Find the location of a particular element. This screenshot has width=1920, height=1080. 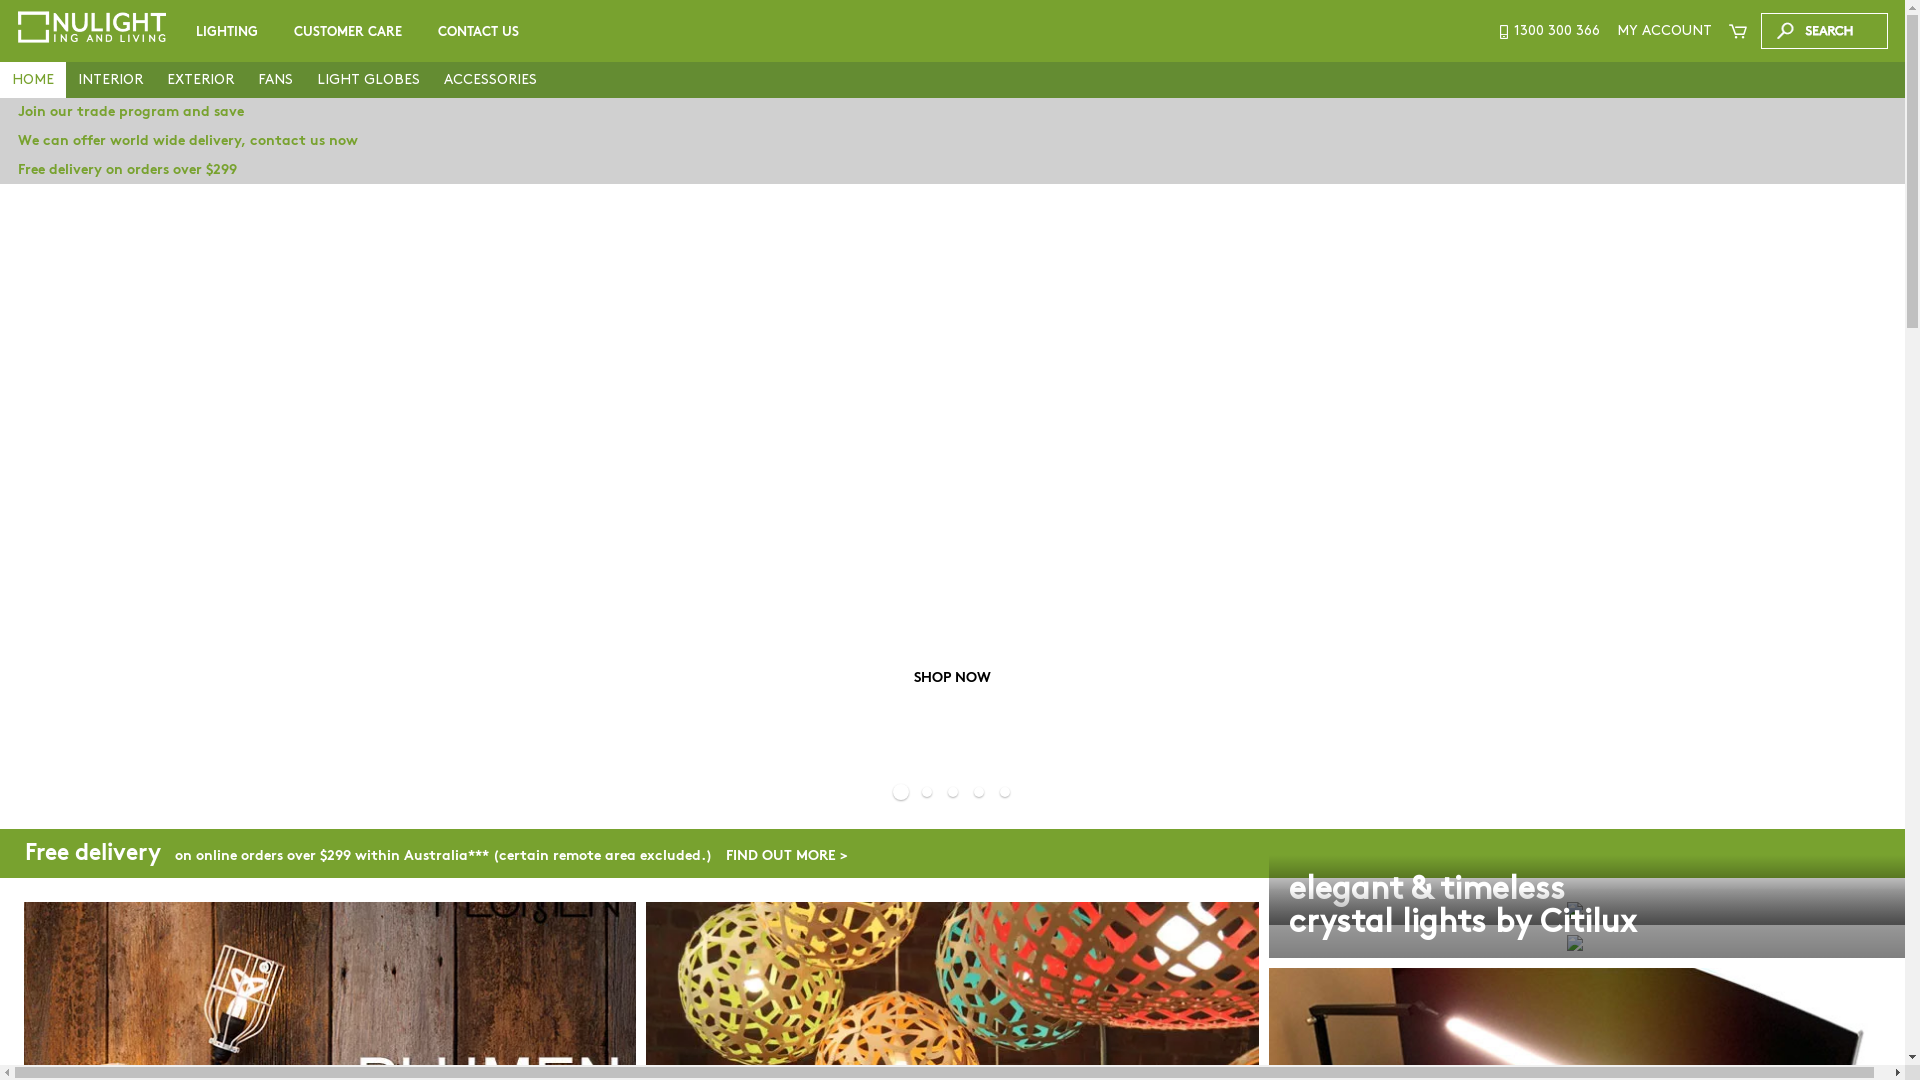

'INTERIOR' is located at coordinates (109, 79).